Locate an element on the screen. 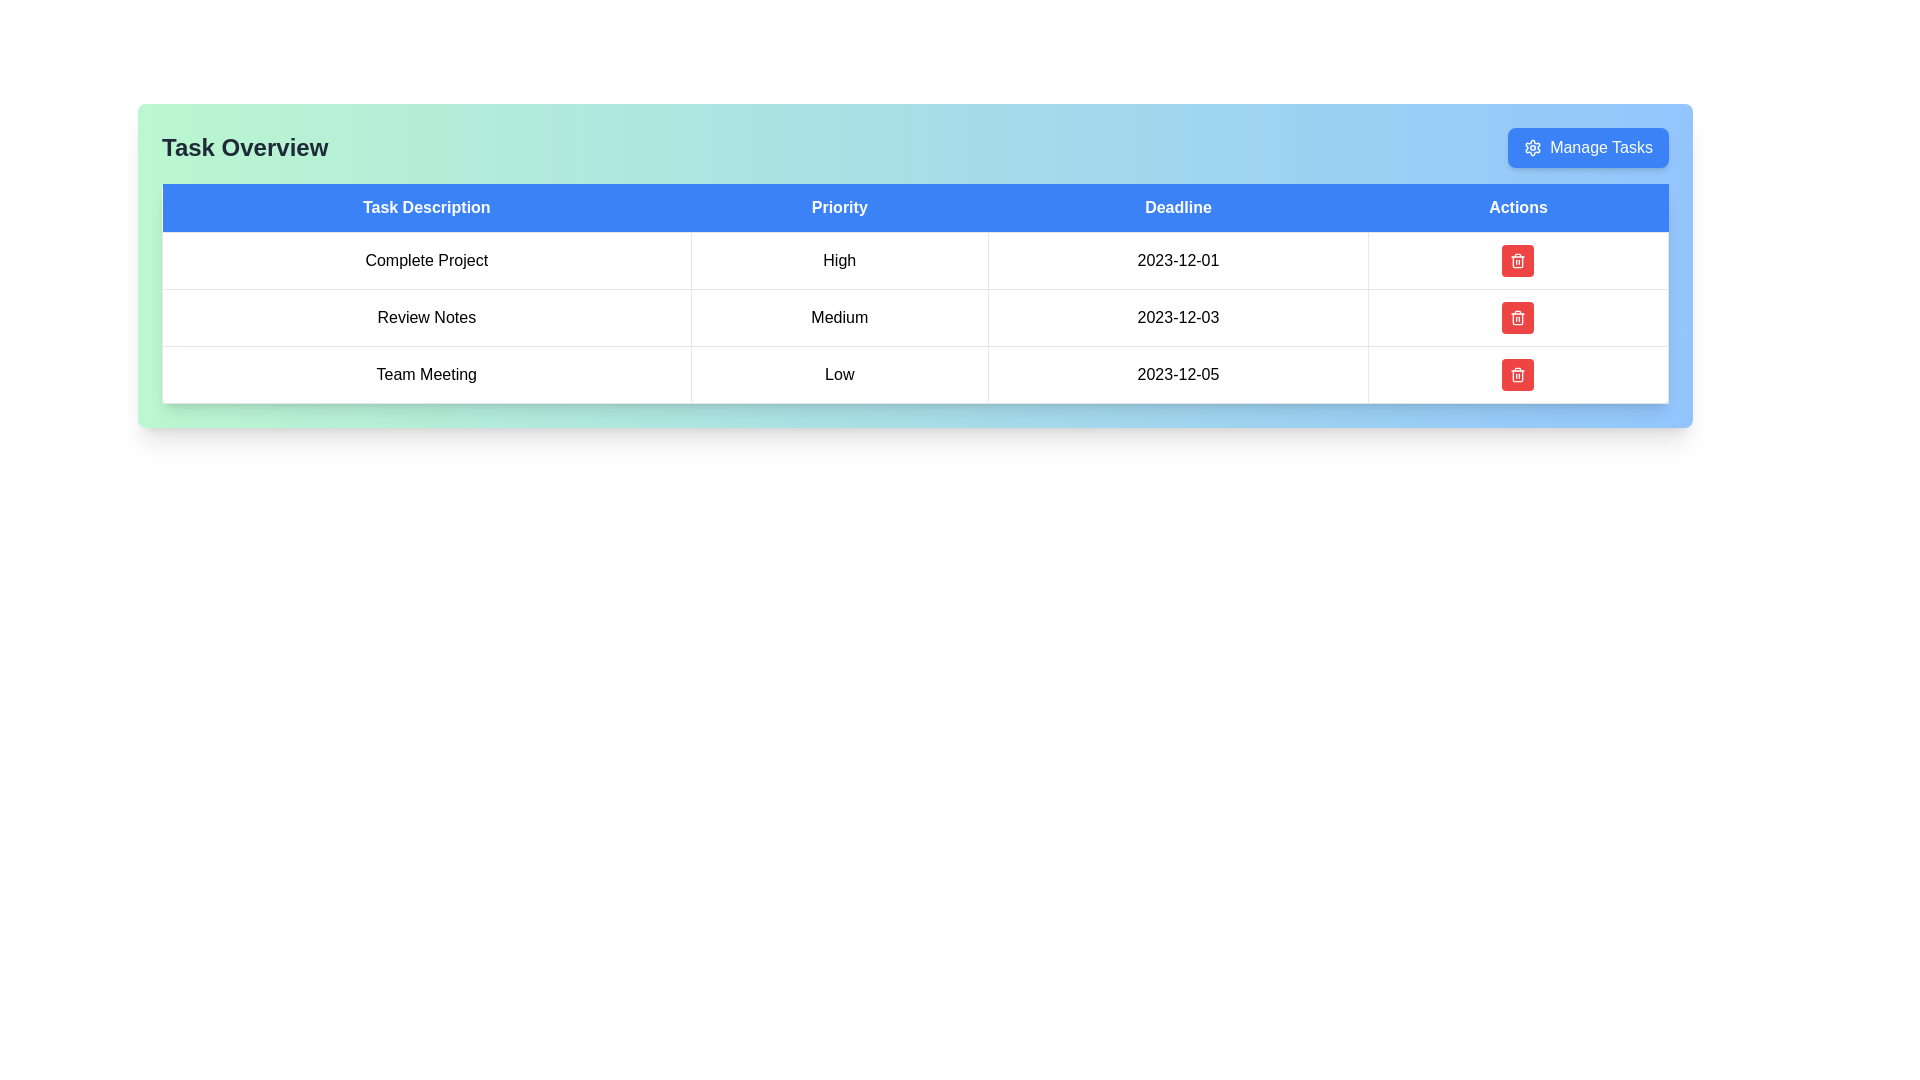 The height and width of the screenshot is (1080, 1920). the trash can icon in the 'Actions' column of the last task labeled 'Team Meeting' is located at coordinates (1518, 374).